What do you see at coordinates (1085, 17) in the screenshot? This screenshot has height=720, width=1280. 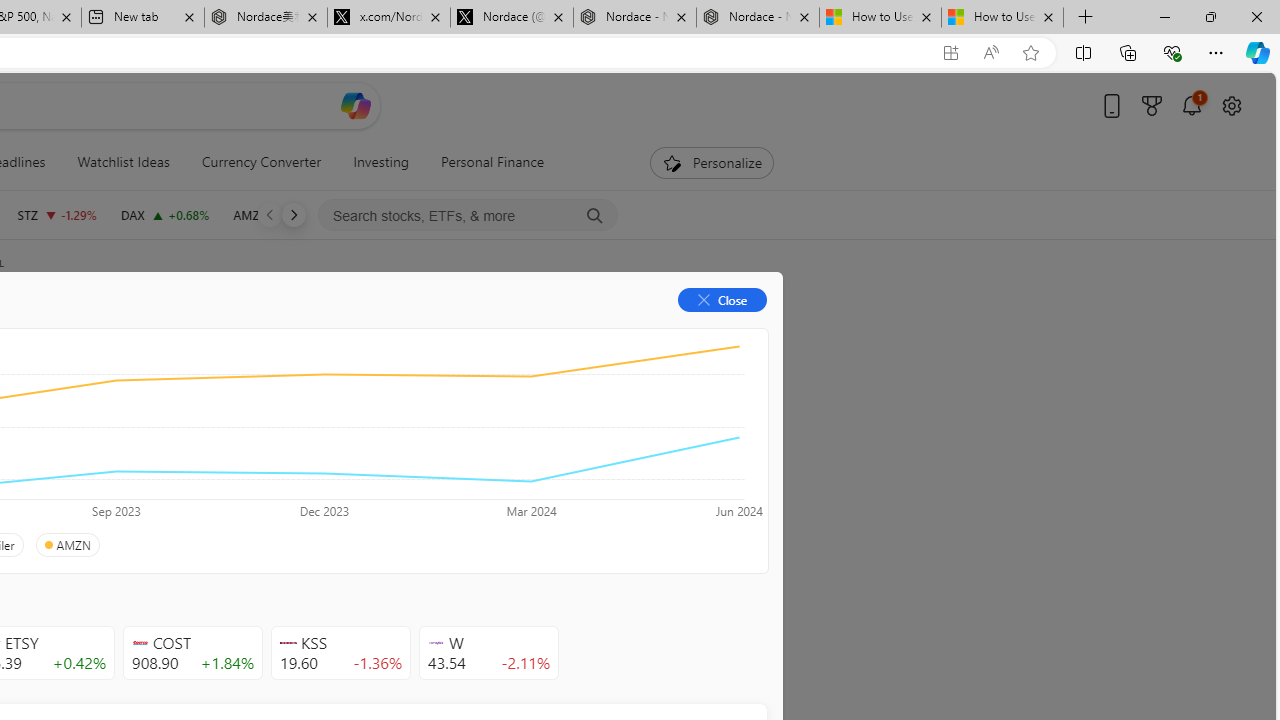 I see `'New Tab'` at bounding box center [1085, 17].